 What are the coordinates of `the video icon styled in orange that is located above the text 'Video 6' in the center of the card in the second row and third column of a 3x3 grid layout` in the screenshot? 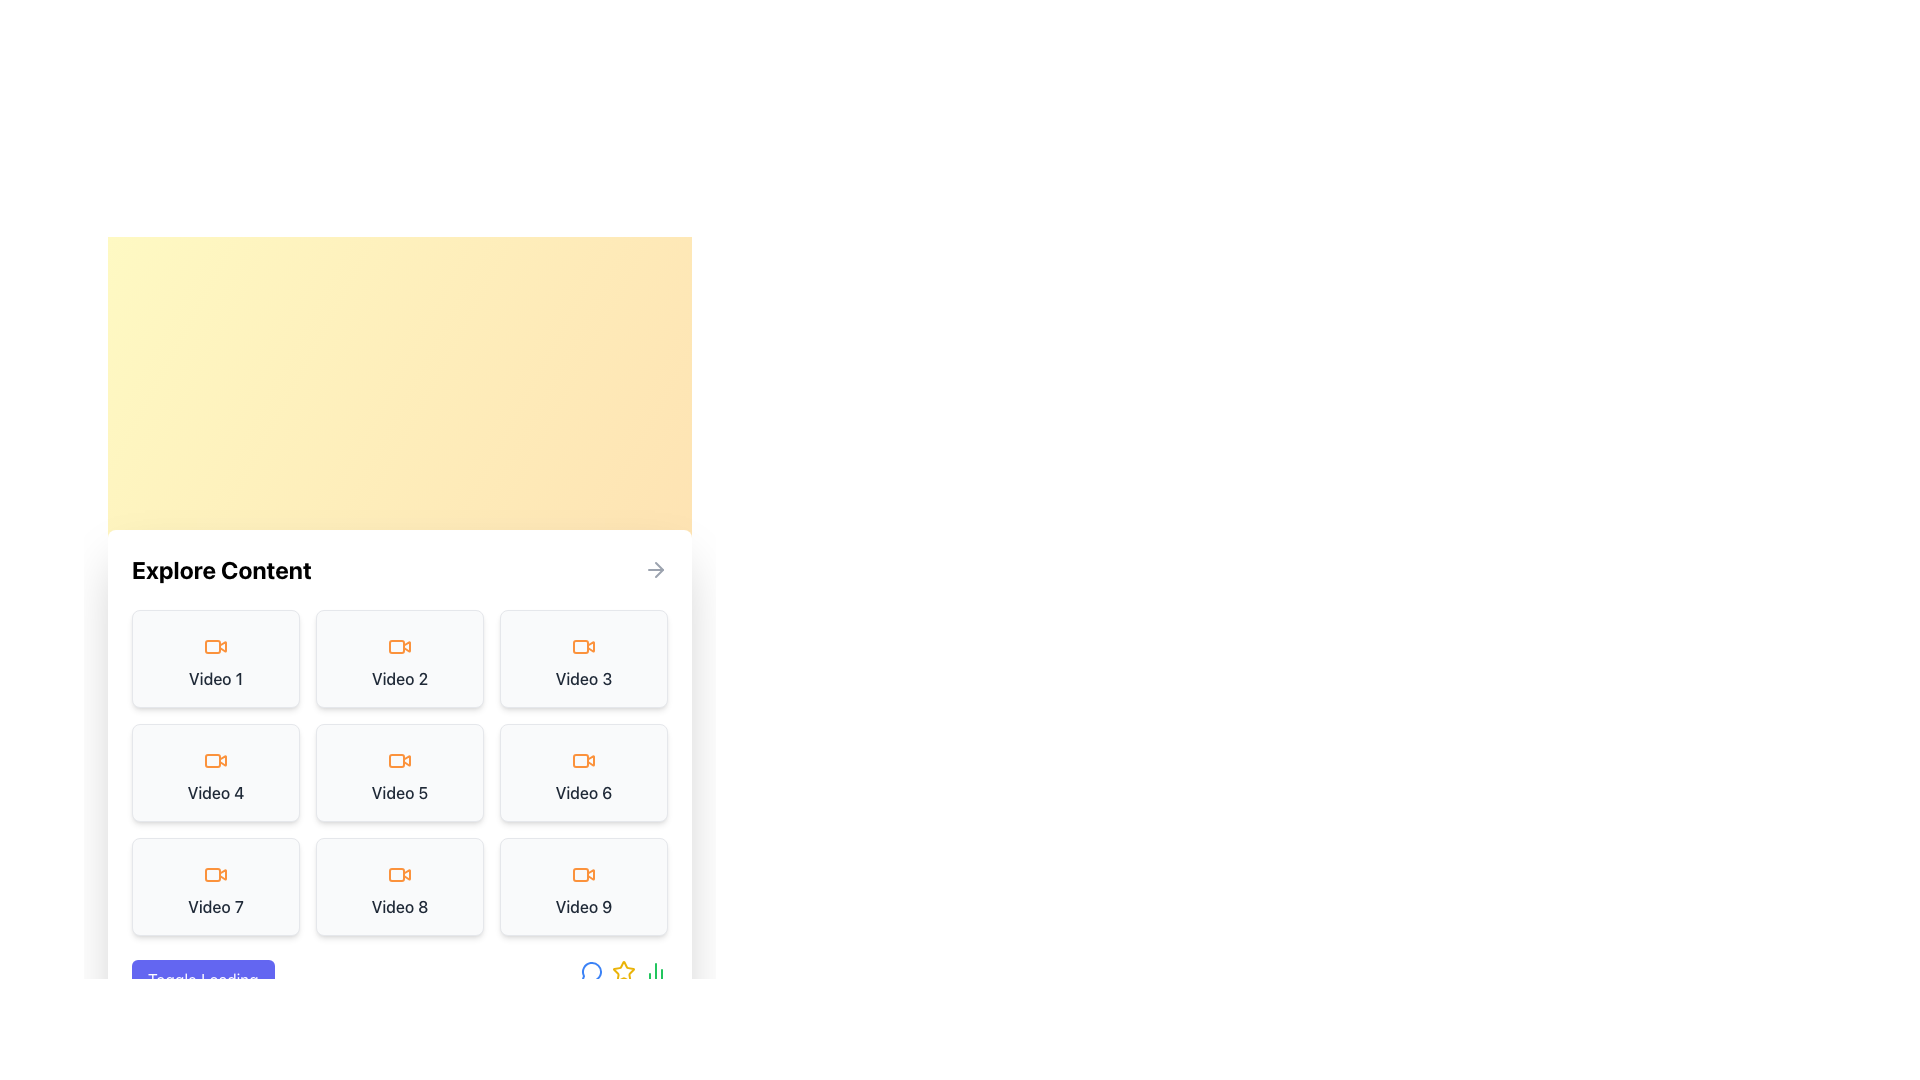 It's located at (583, 760).